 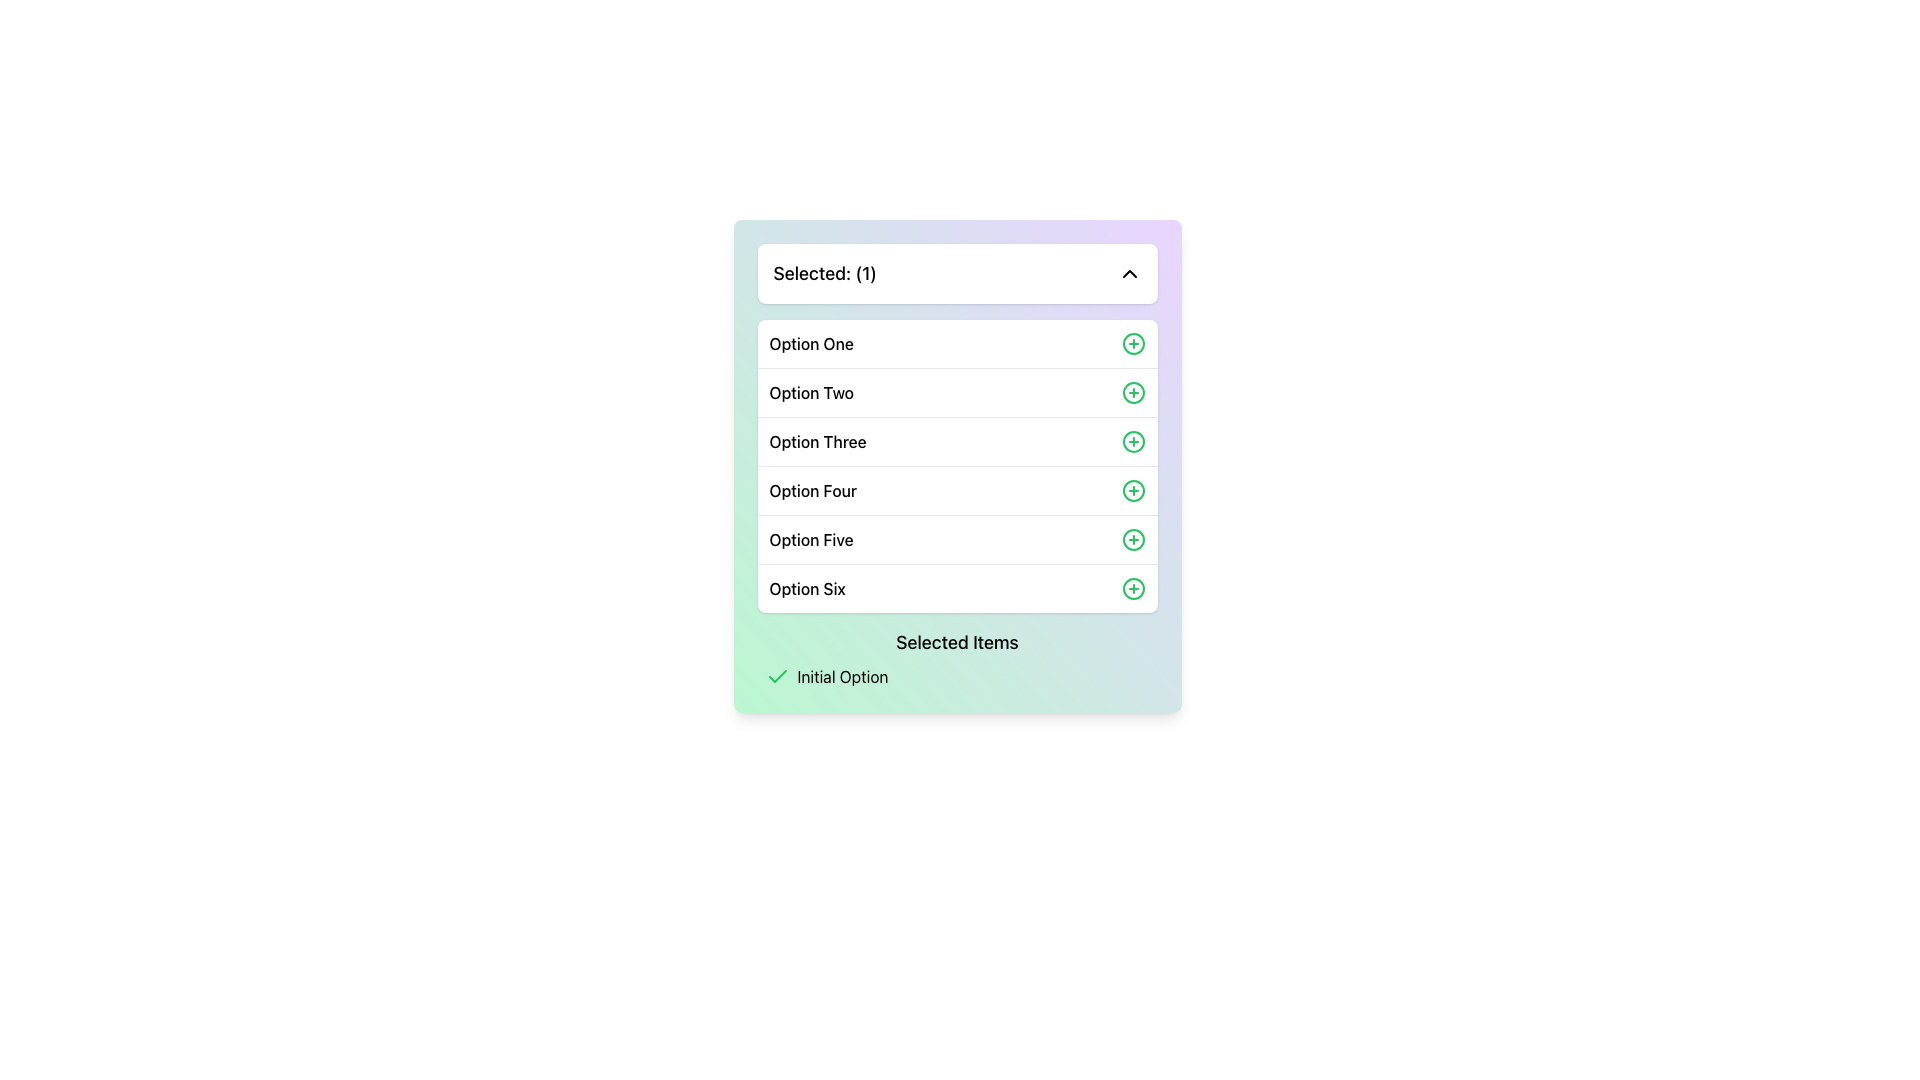 What do you see at coordinates (1133, 342) in the screenshot?
I see `the add button located to the far right of the list item labeled 'Option One'` at bounding box center [1133, 342].